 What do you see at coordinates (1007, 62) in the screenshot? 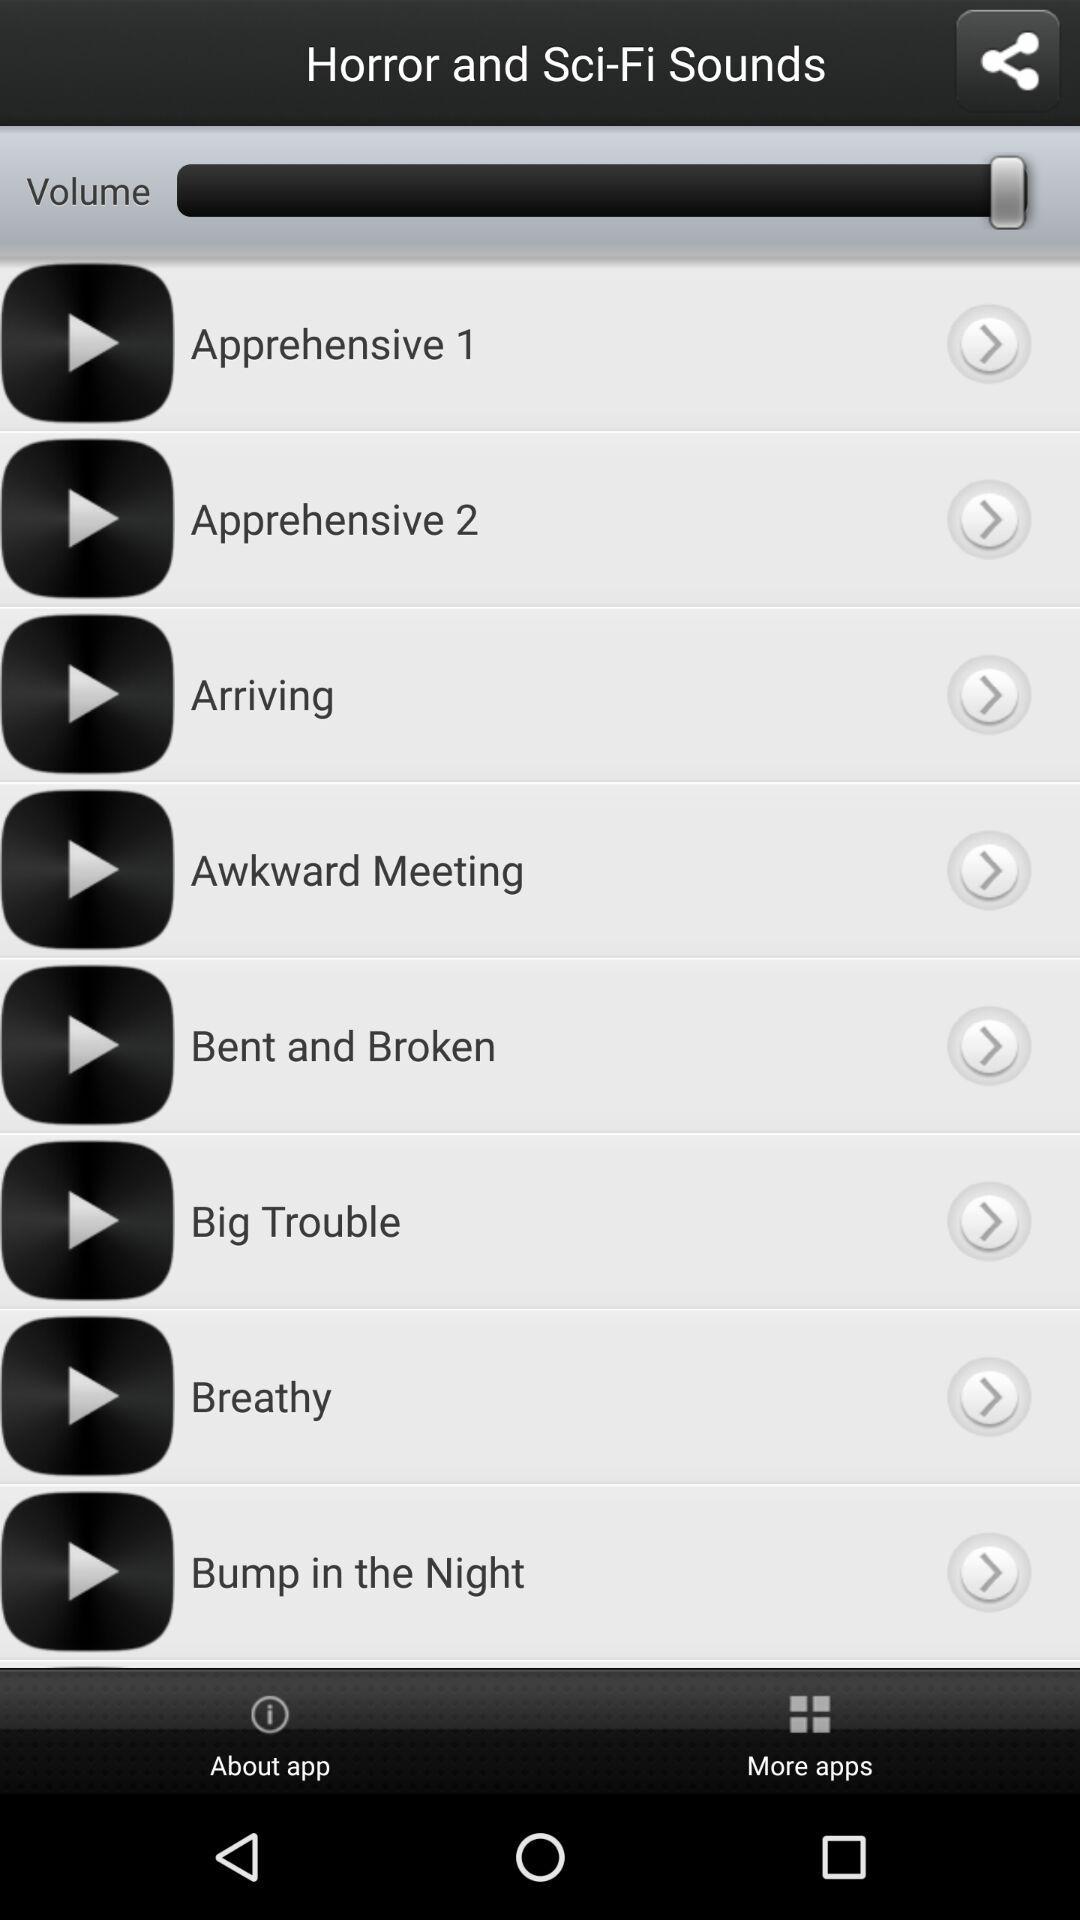
I see `share list` at bounding box center [1007, 62].